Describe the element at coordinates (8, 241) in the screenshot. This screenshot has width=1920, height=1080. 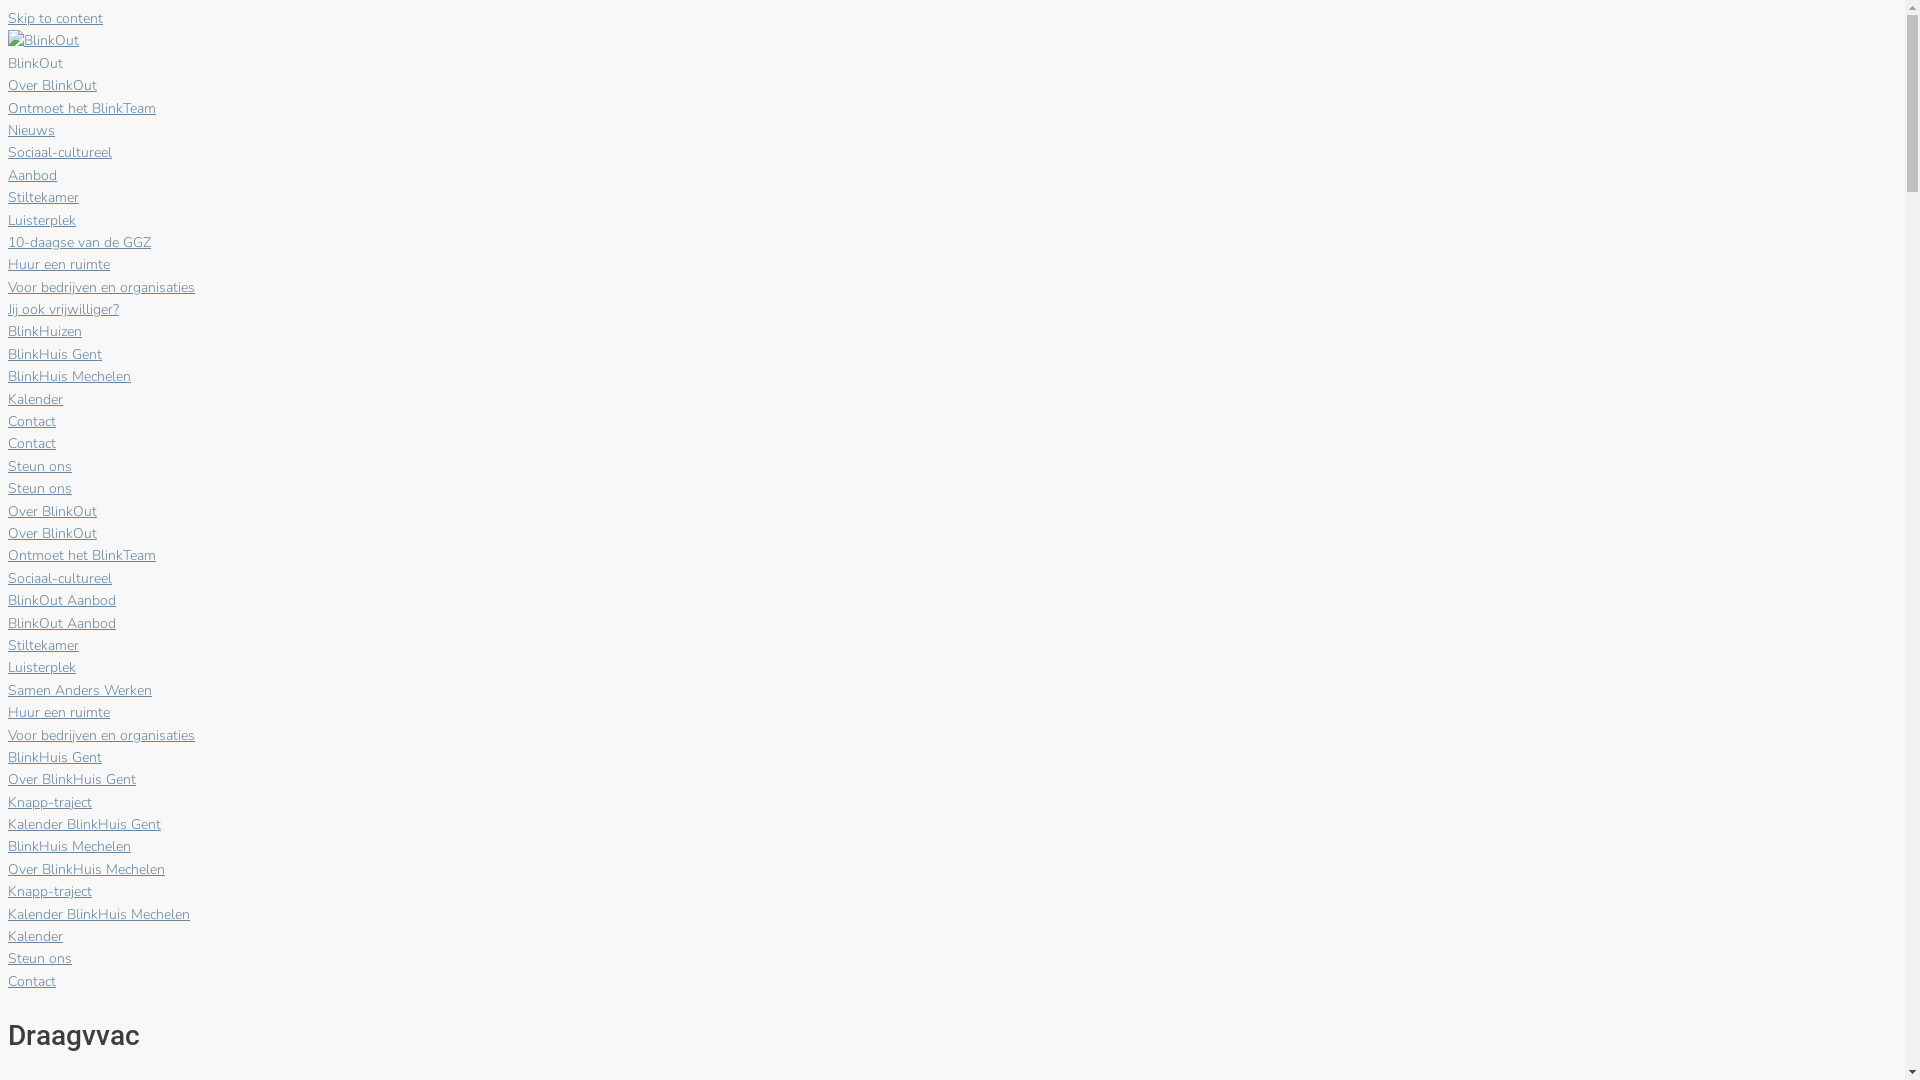
I see `'10-daagse van de GGZ'` at that location.